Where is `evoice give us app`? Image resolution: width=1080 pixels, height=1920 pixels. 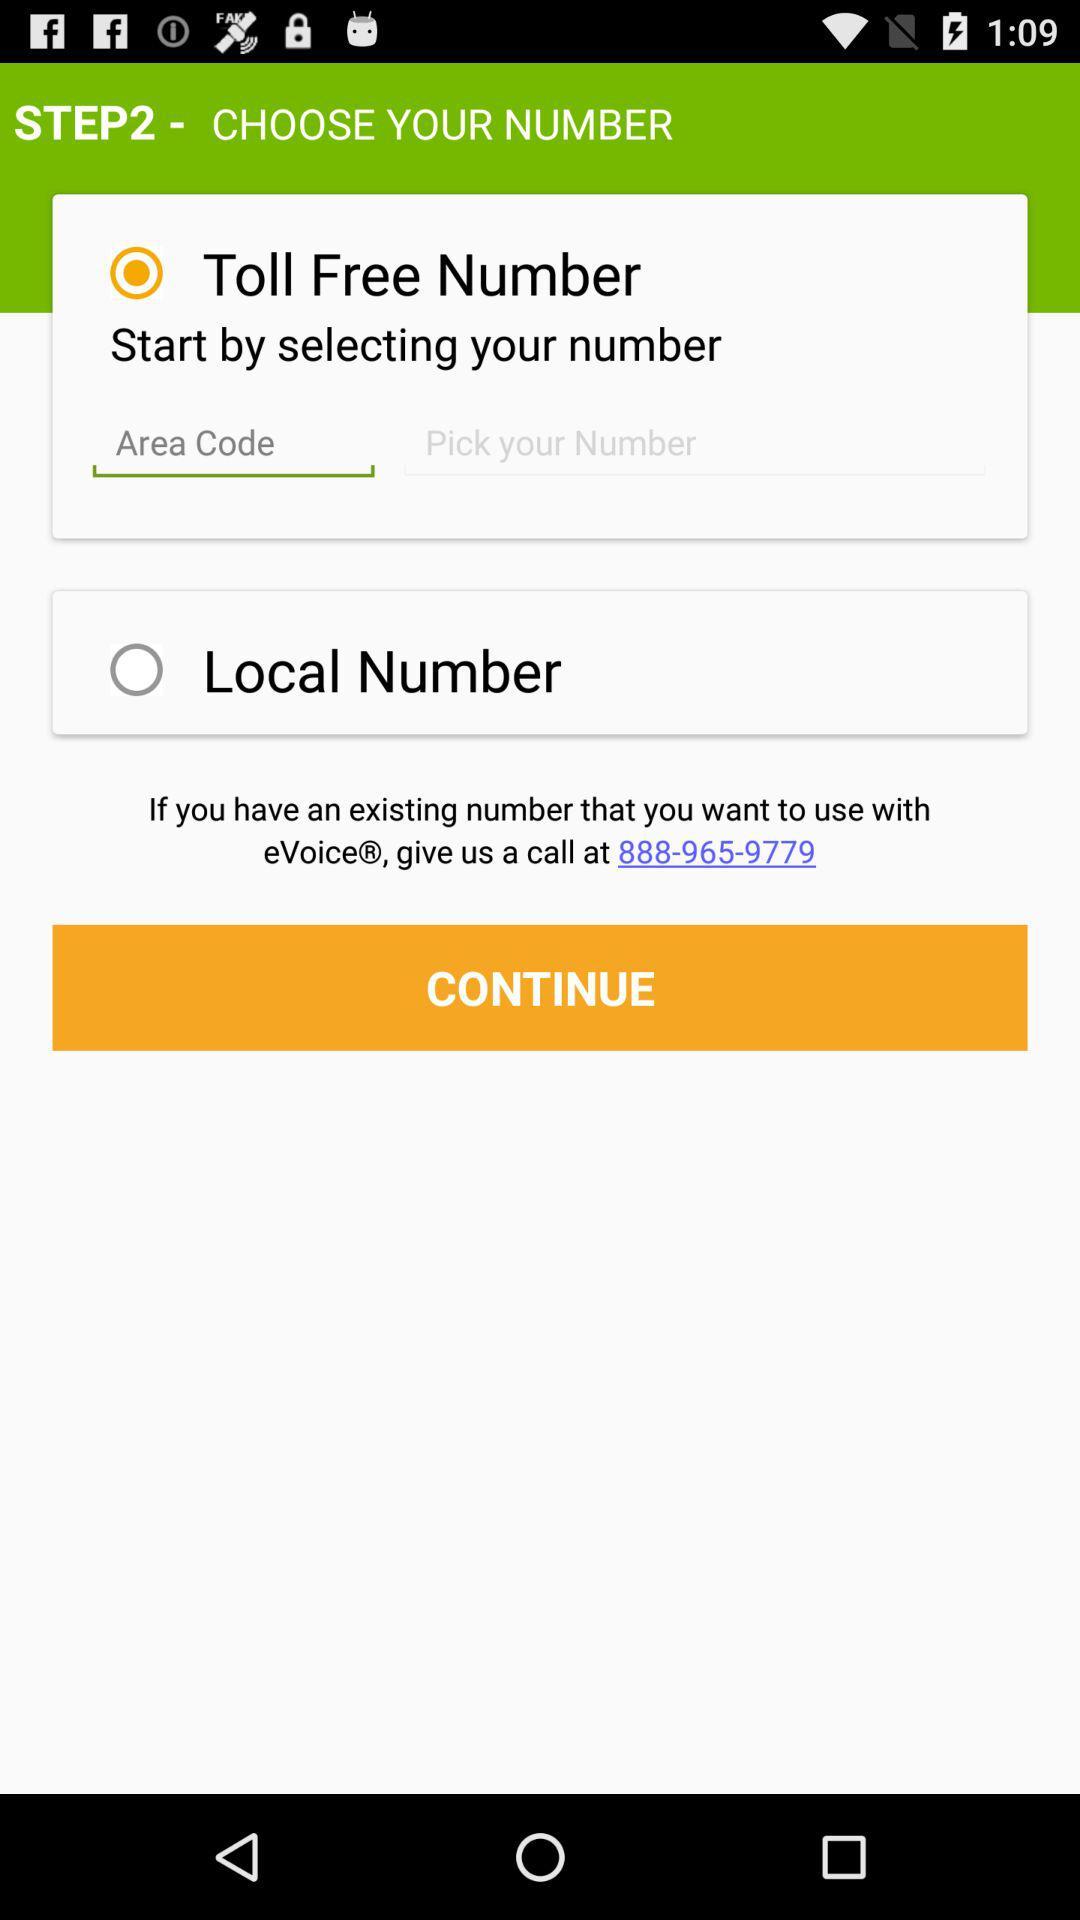
evoice give us app is located at coordinates (538, 850).